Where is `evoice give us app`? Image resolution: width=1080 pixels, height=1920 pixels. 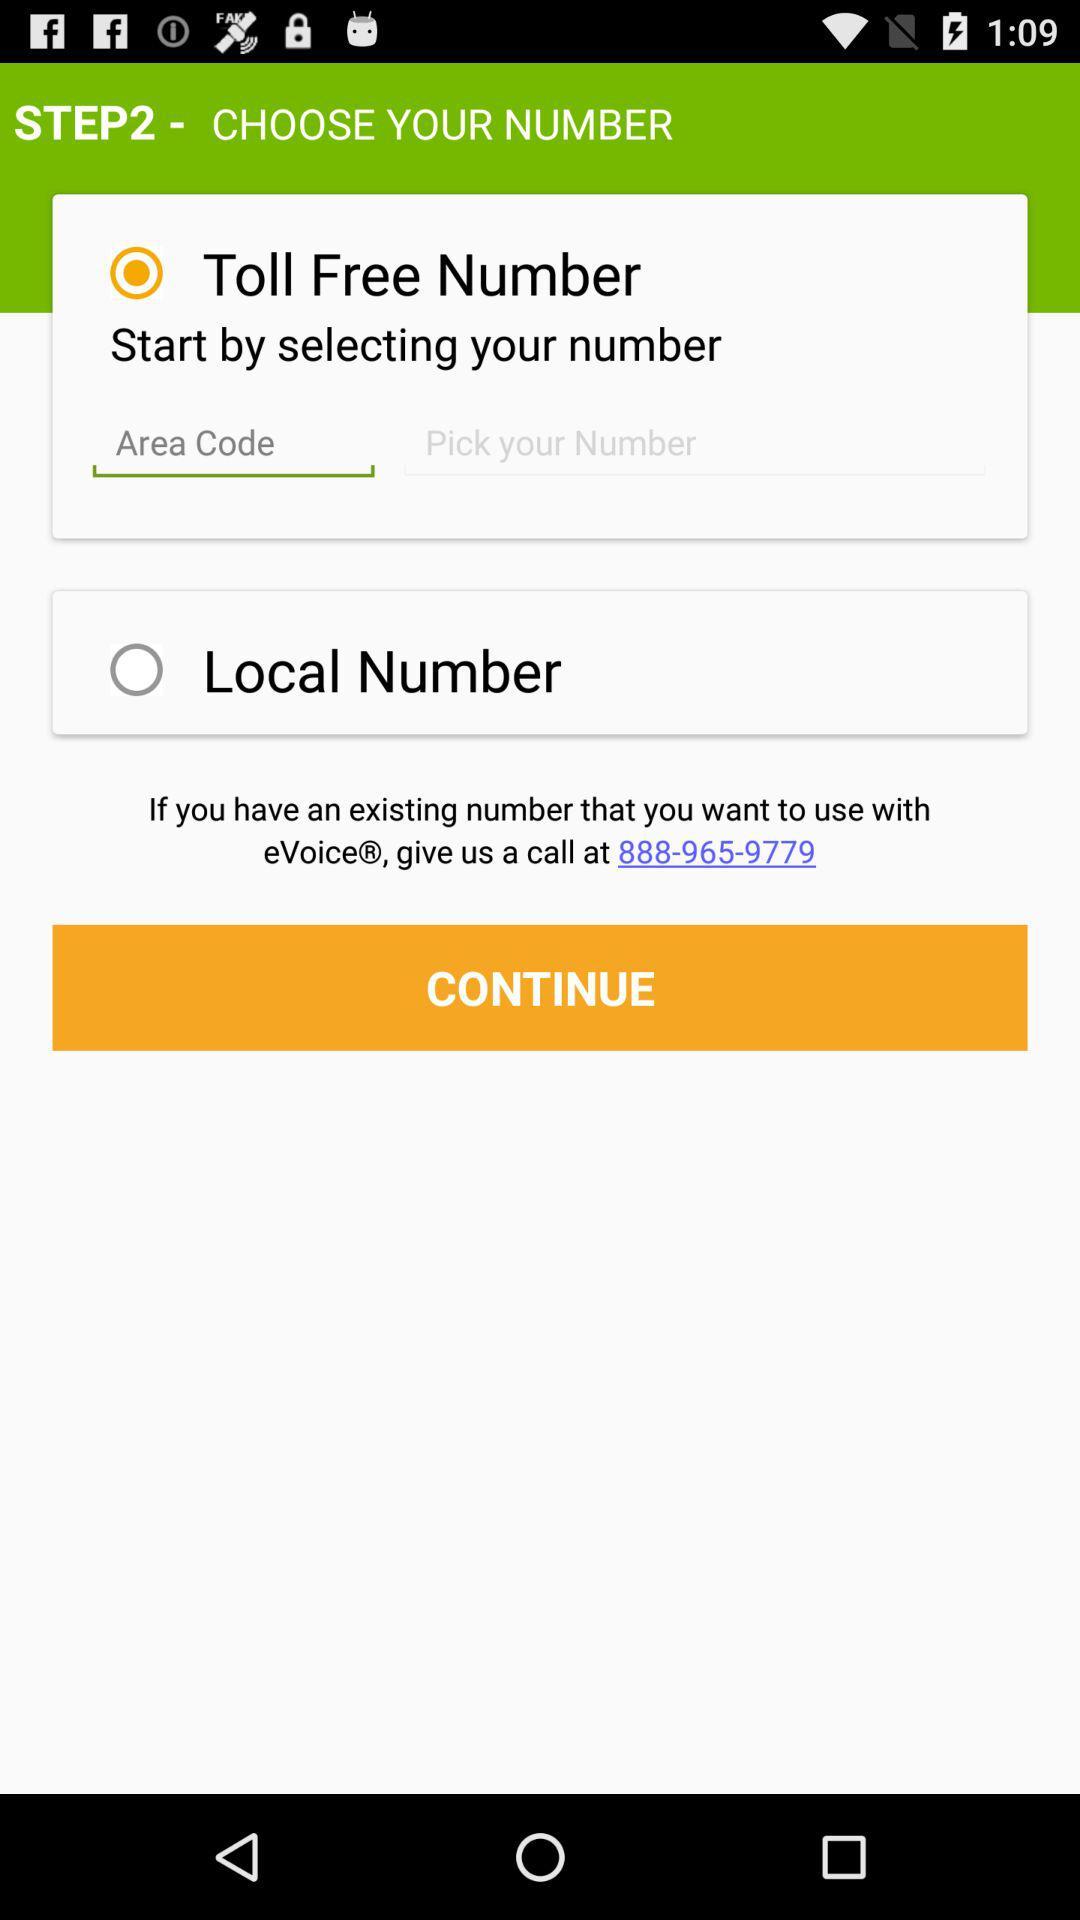
evoice give us app is located at coordinates (538, 850).